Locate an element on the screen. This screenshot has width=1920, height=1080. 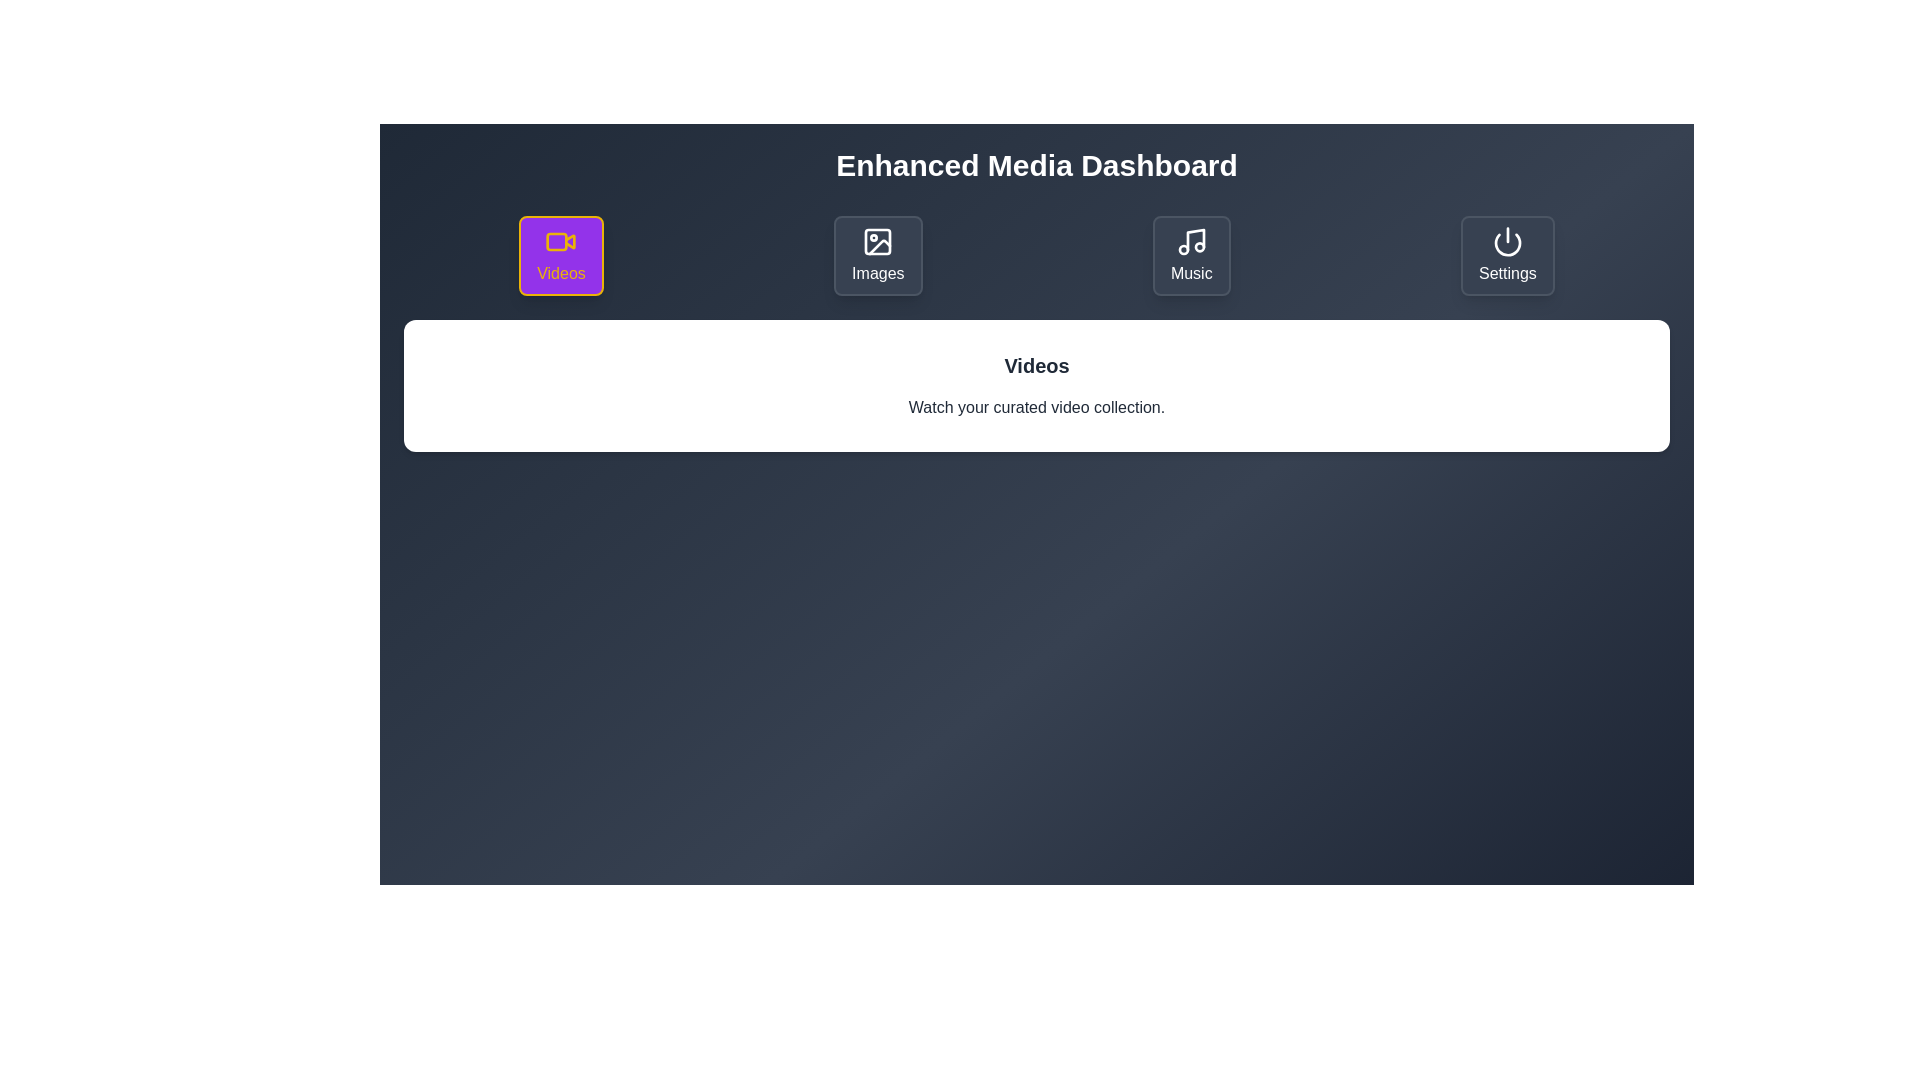
the Music tab to switch to its content is located at coordinates (1191, 254).